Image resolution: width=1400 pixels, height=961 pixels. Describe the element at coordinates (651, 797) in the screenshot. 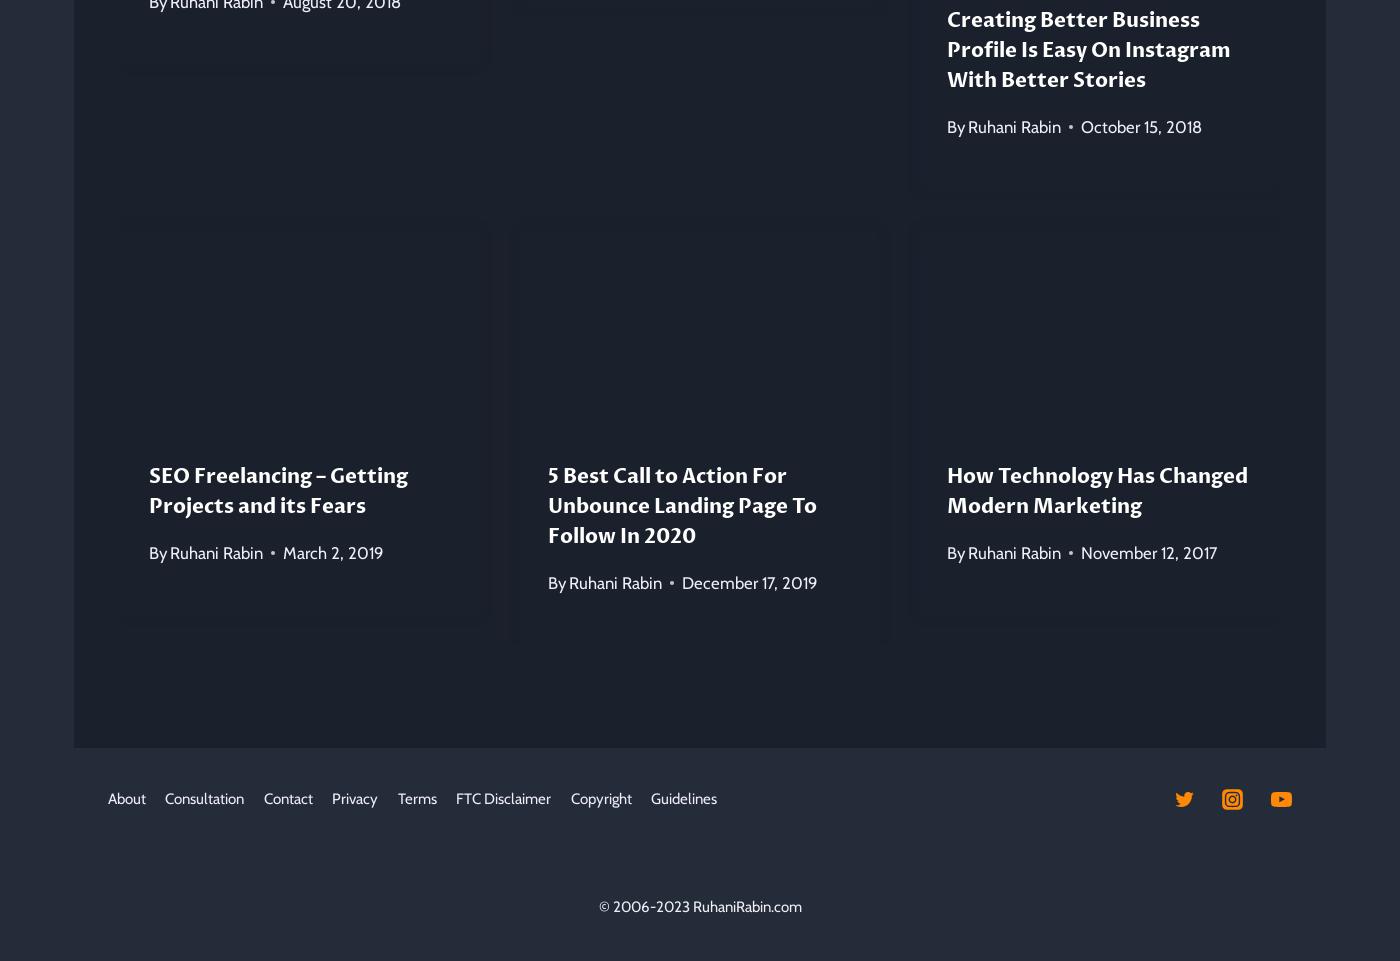

I see `'Guidelines'` at that location.